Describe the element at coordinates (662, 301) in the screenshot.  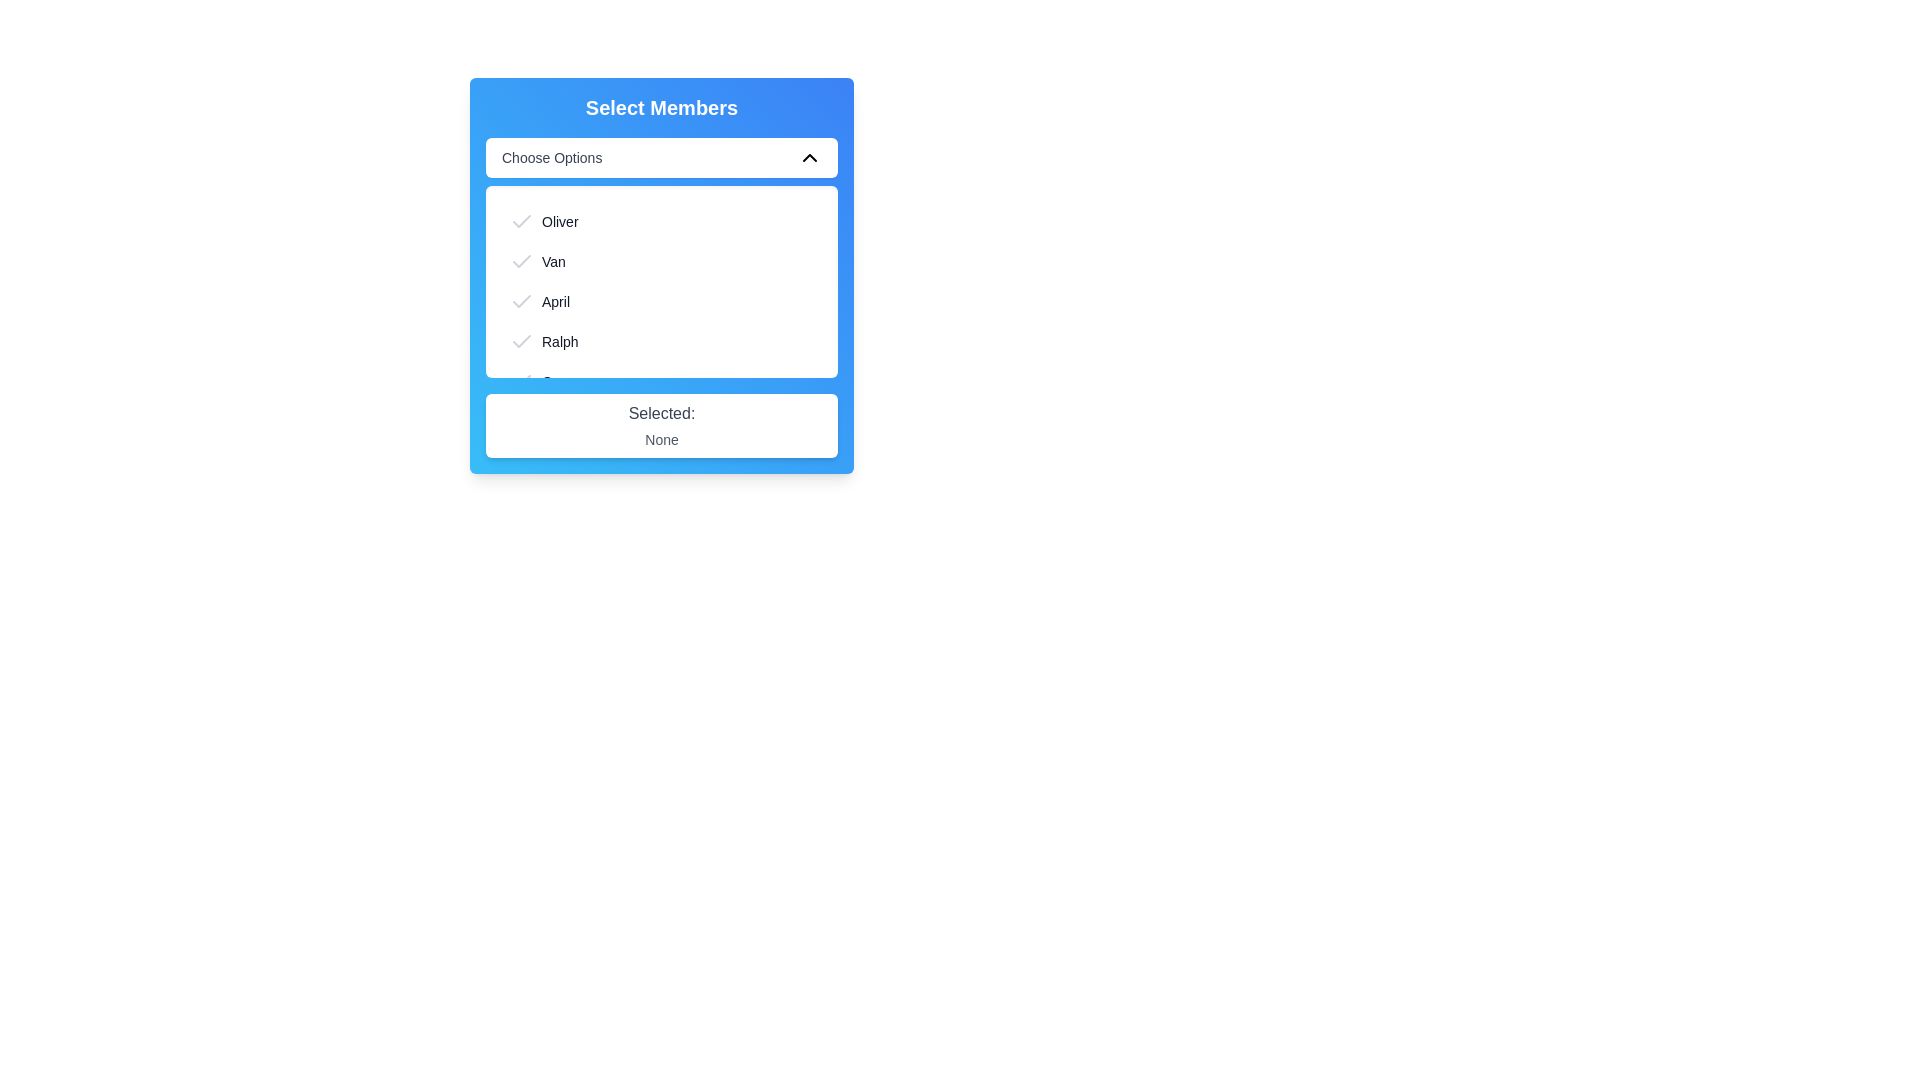
I see `to select the 'April' option in the dropdown menu titled 'Select Members', which is the third item in the list` at that location.